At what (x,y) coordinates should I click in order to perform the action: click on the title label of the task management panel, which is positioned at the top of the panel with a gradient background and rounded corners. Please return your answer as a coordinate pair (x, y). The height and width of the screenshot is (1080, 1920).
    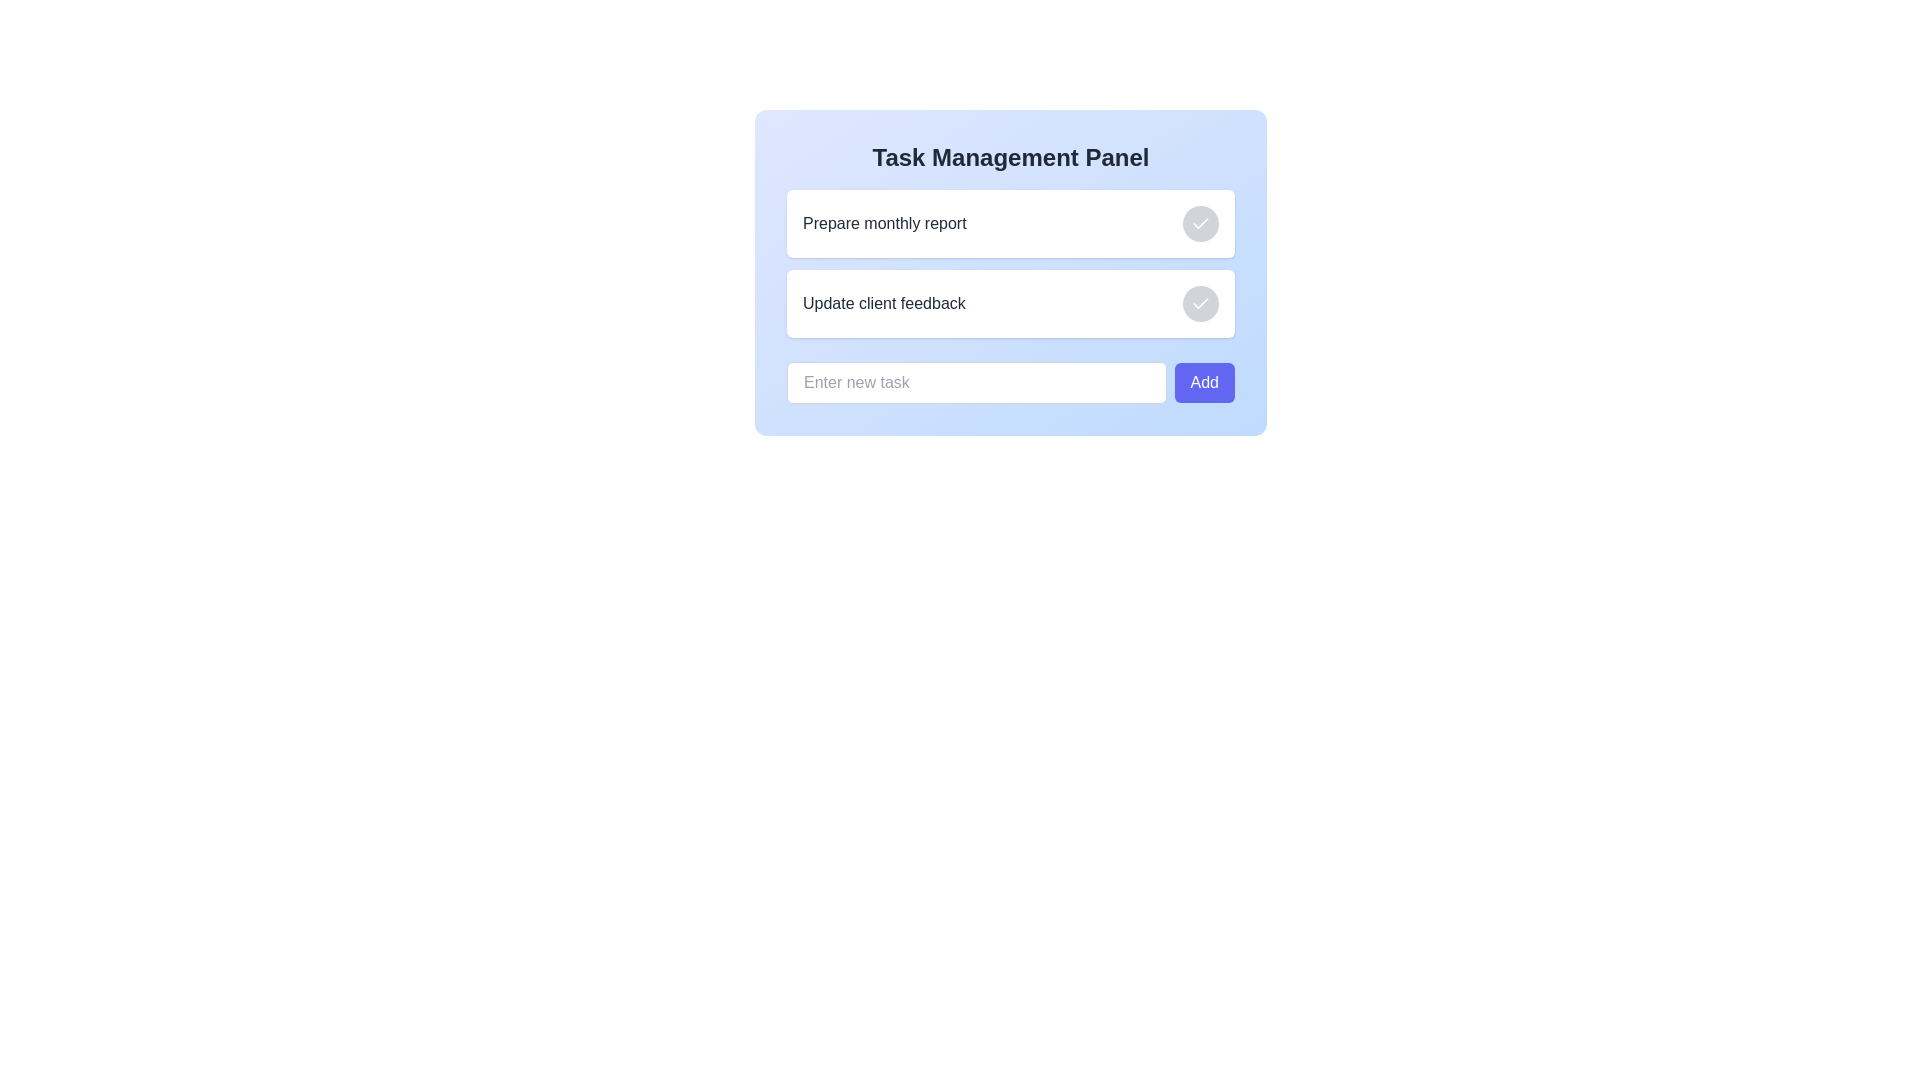
    Looking at the image, I should click on (1011, 157).